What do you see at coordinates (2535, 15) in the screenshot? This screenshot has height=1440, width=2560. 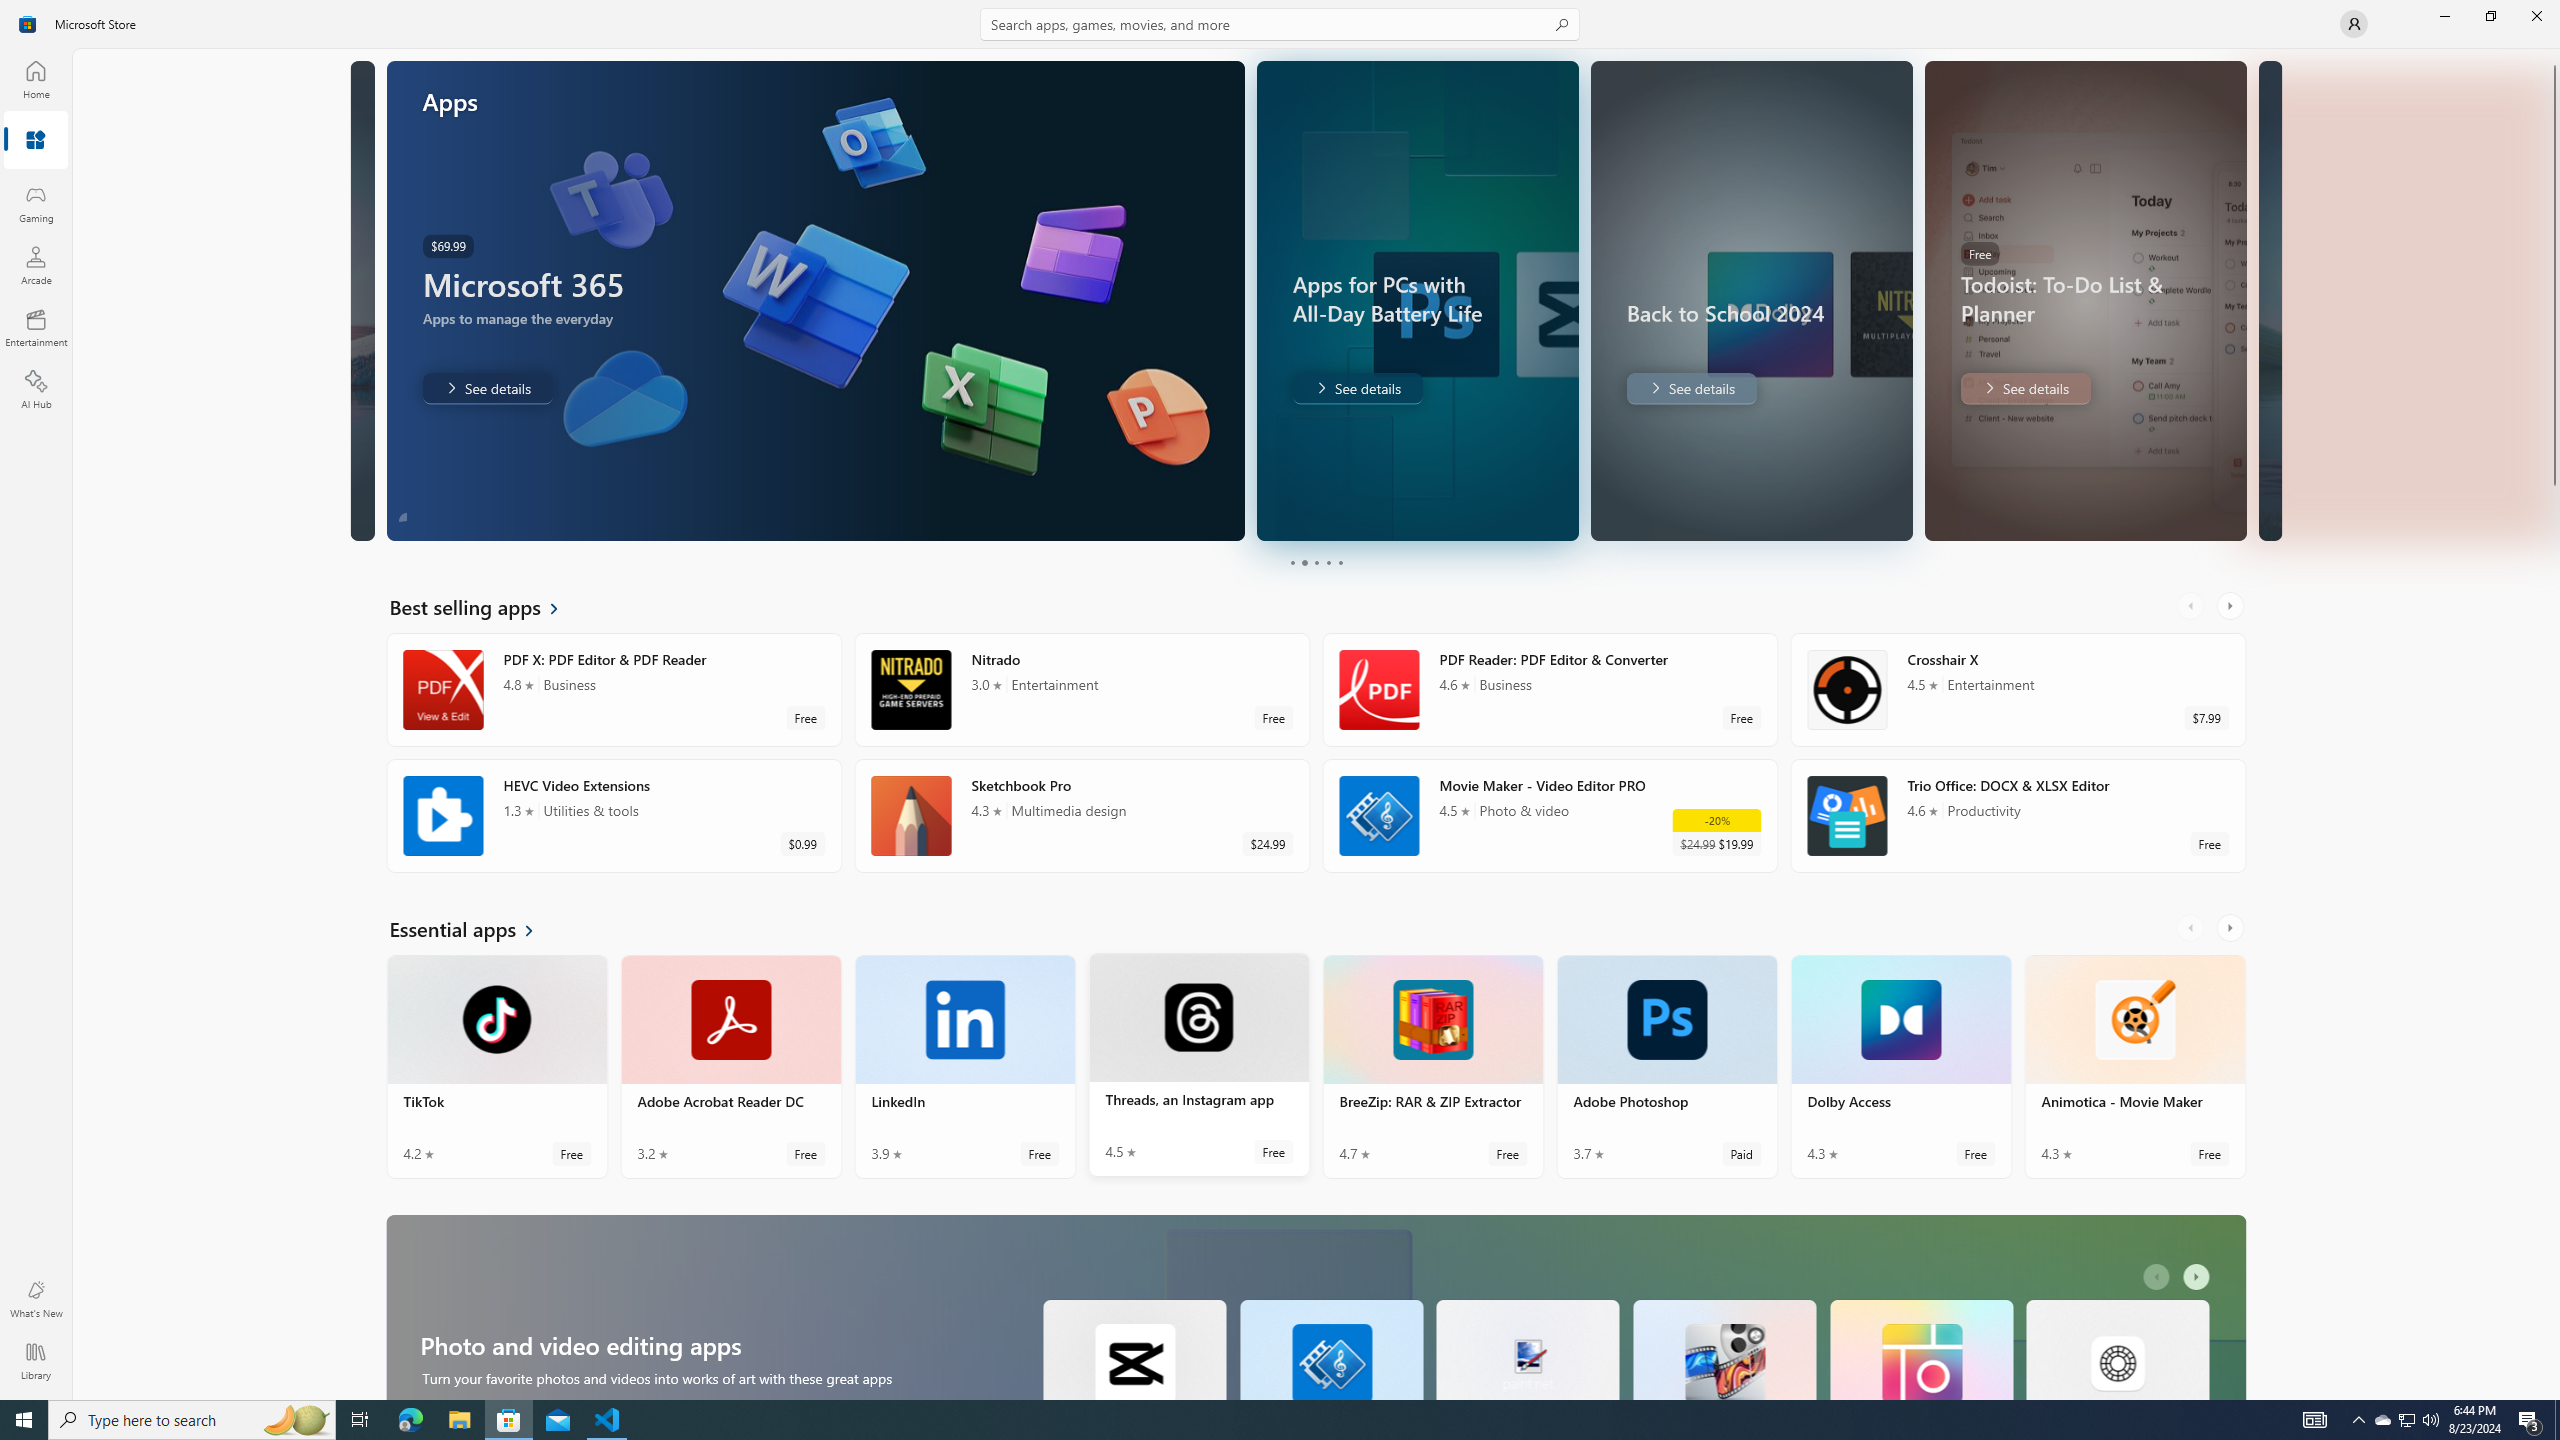 I see `'Close Microsoft Store'` at bounding box center [2535, 15].